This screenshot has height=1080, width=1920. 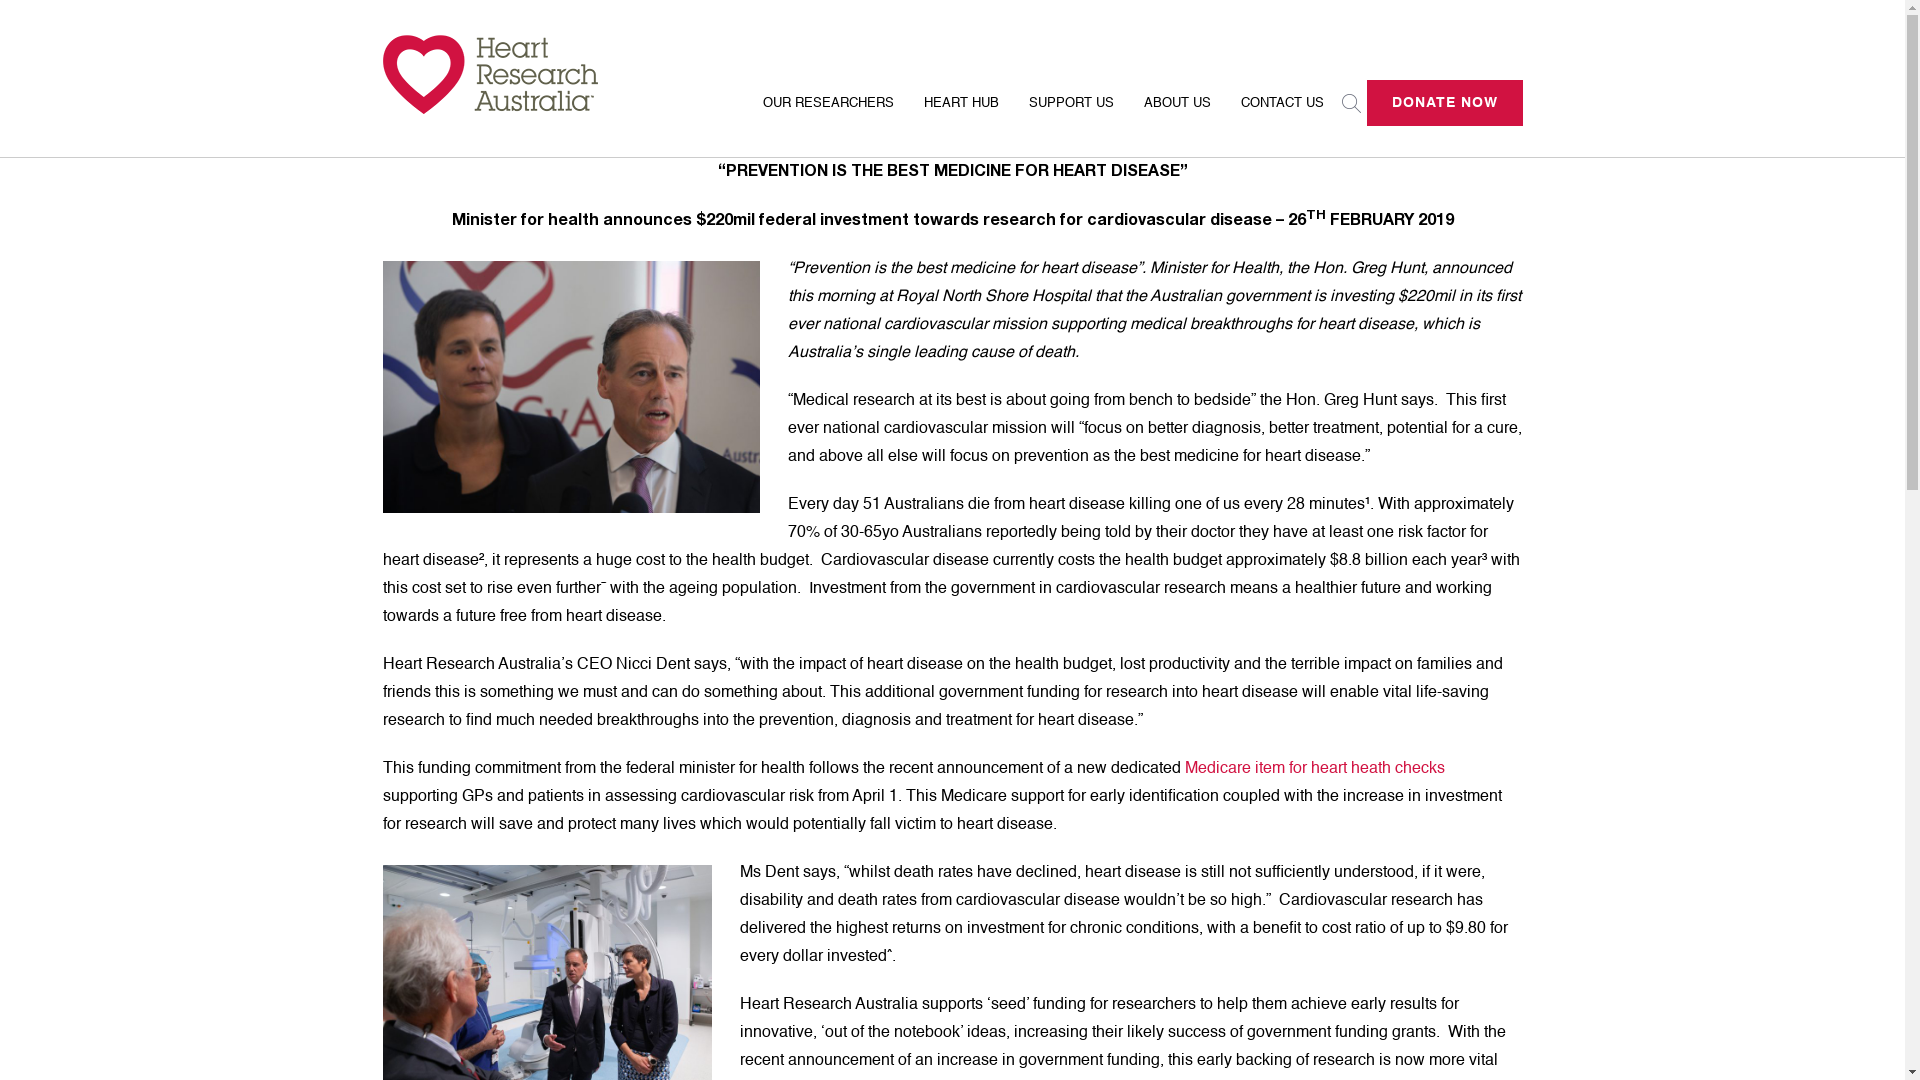 I want to click on 'OUR RESEARCHERS', so click(x=828, y=116).